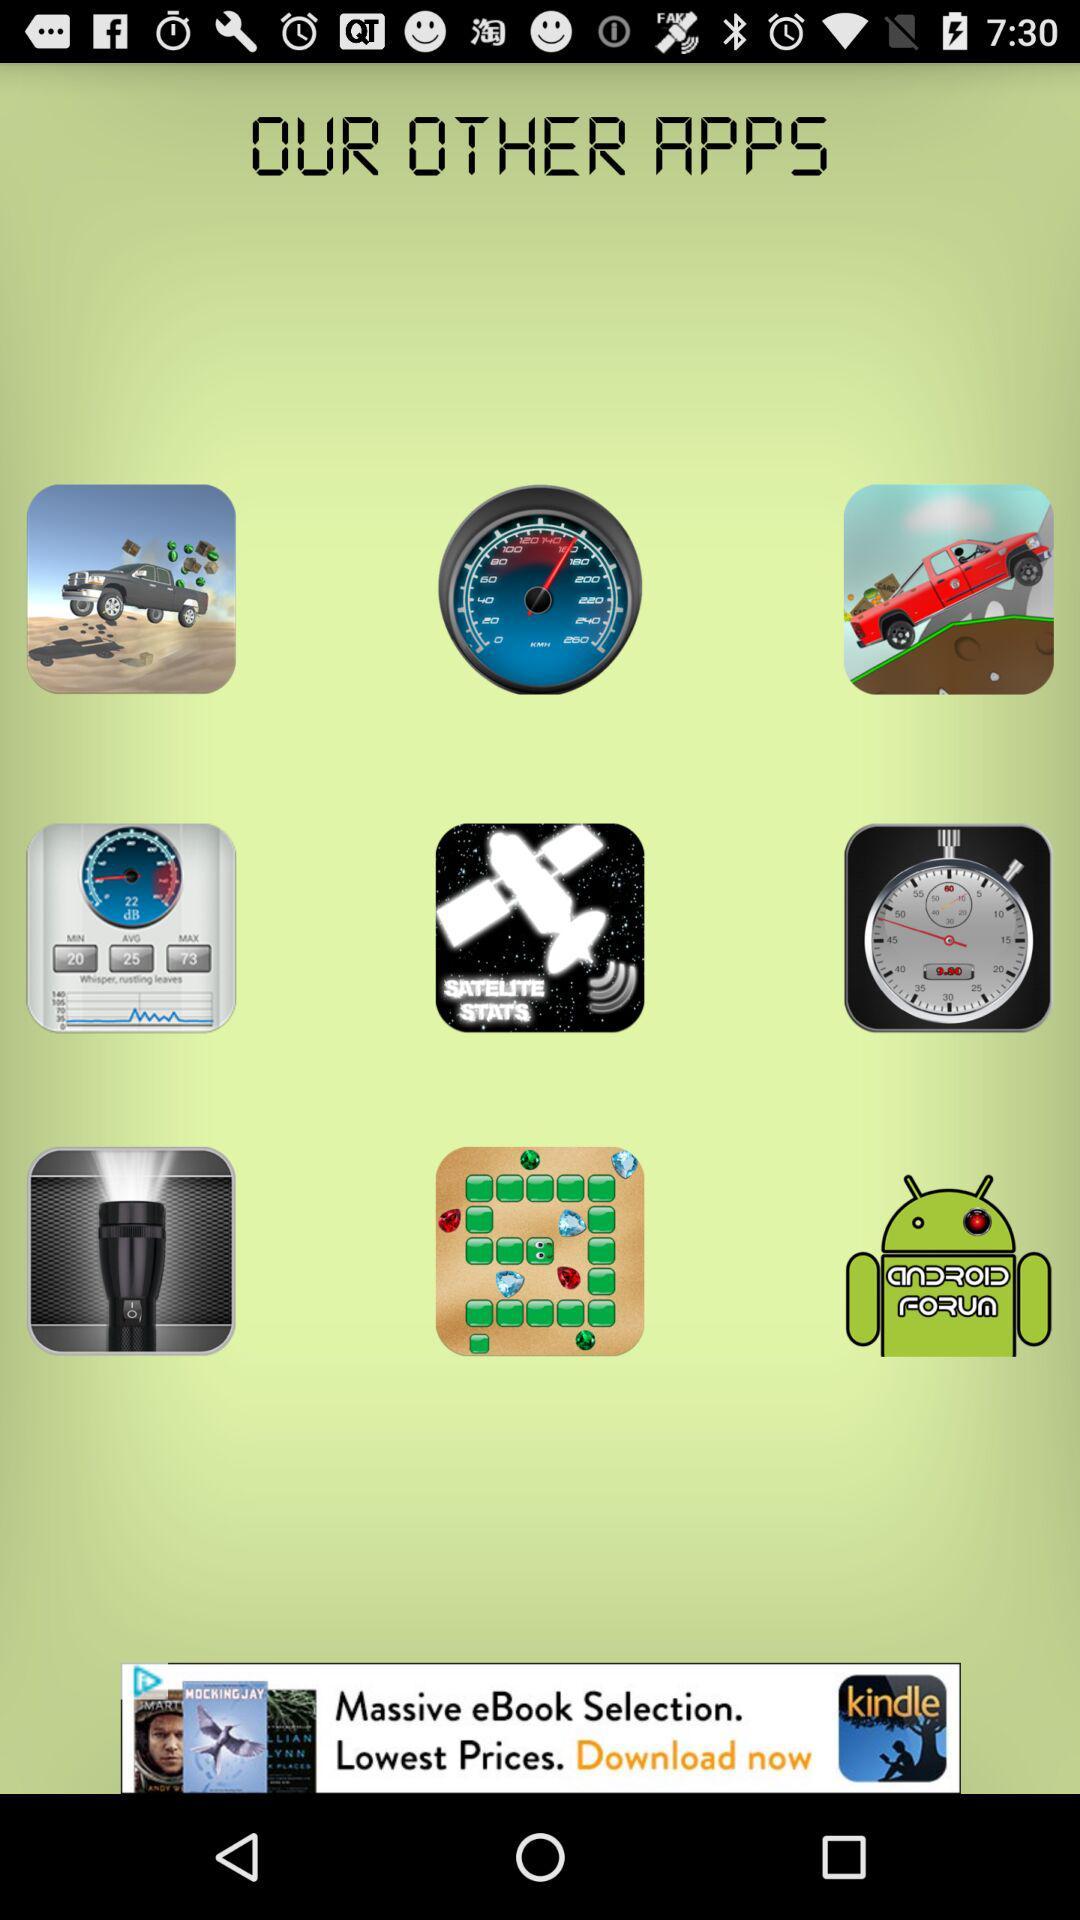 The height and width of the screenshot is (1920, 1080). Describe the element at coordinates (540, 1727) in the screenshot. I see `visit sponsor advertisement` at that location.